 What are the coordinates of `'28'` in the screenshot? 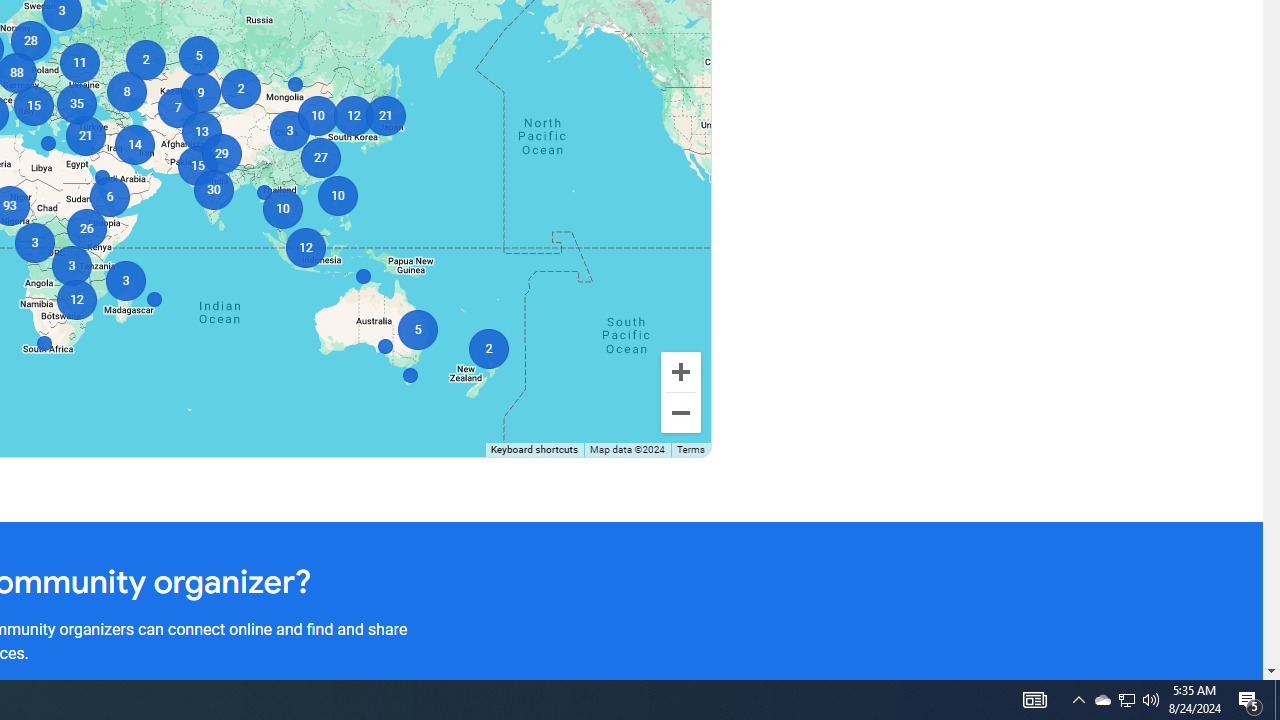 It's located at (30, 41).